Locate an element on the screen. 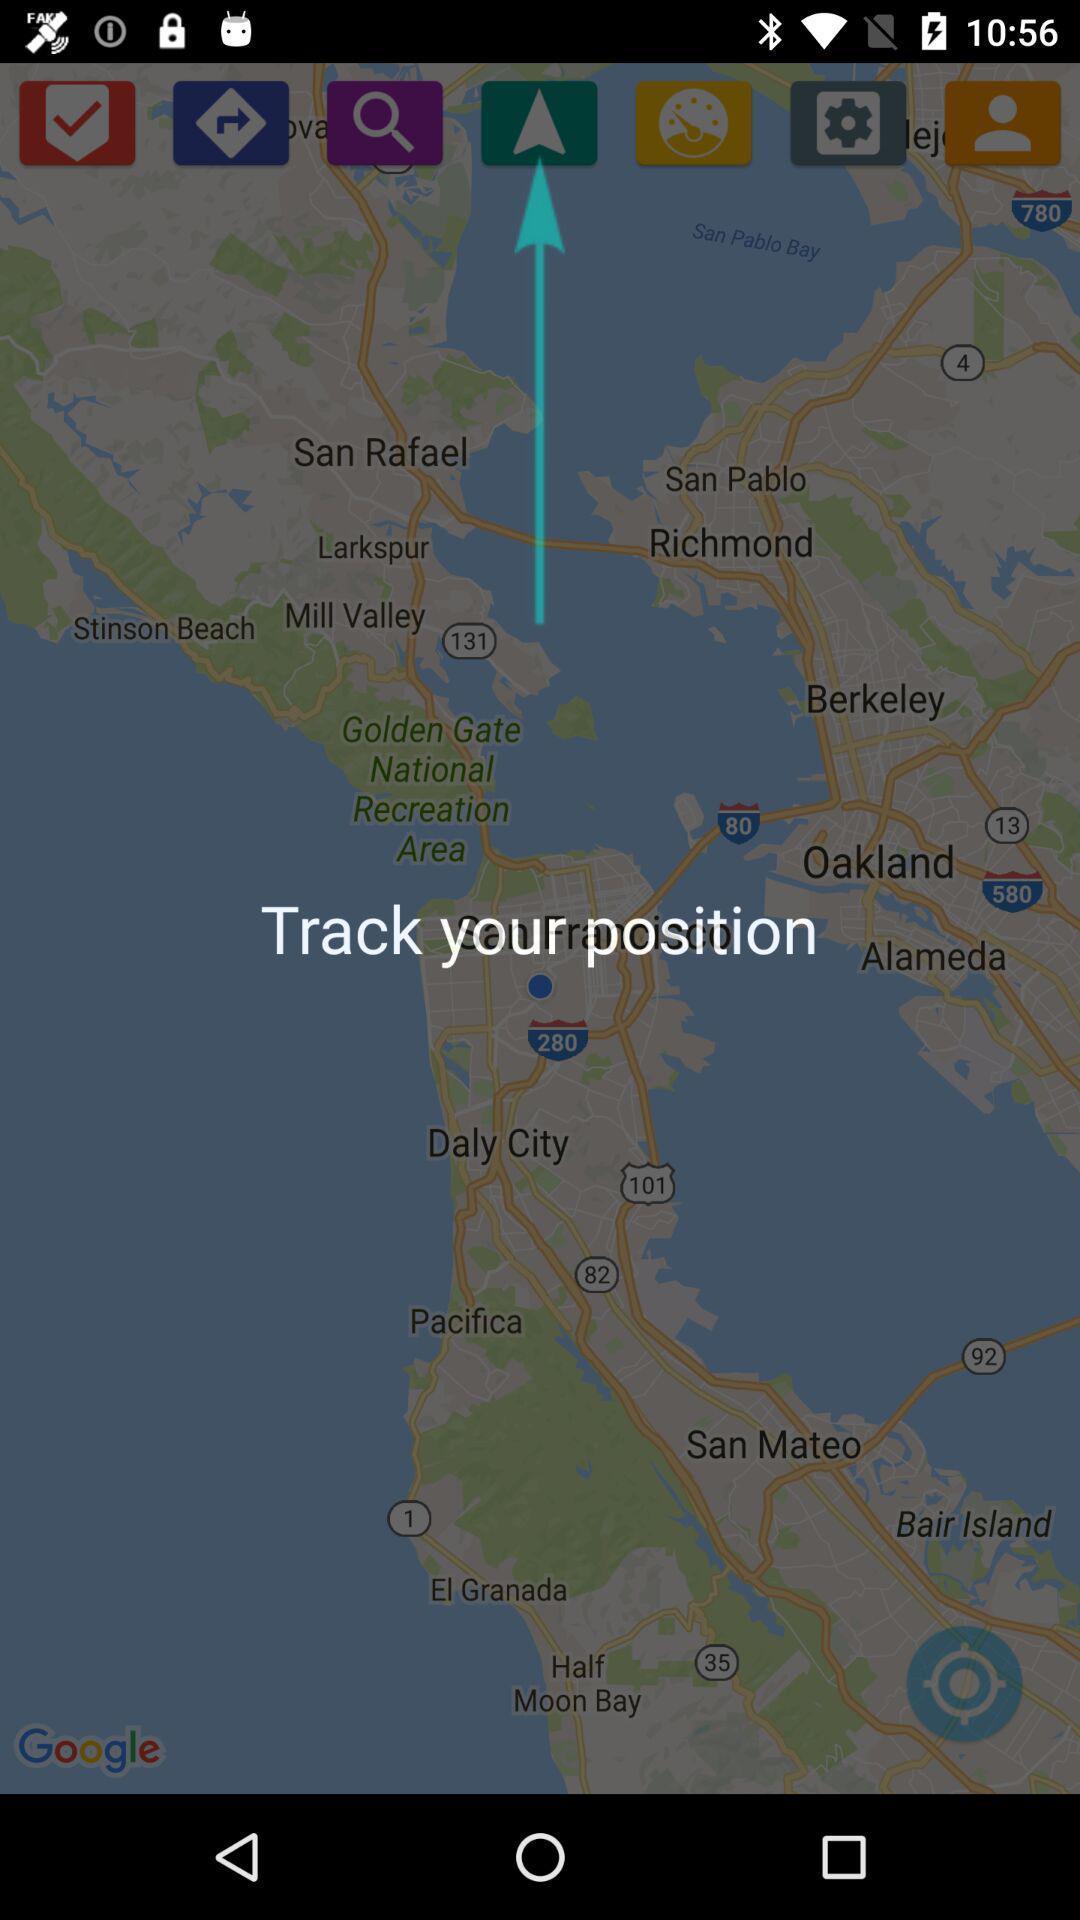 This screenshot has width=1080, height=1920. optons switch is located at coordinates (848, 121).